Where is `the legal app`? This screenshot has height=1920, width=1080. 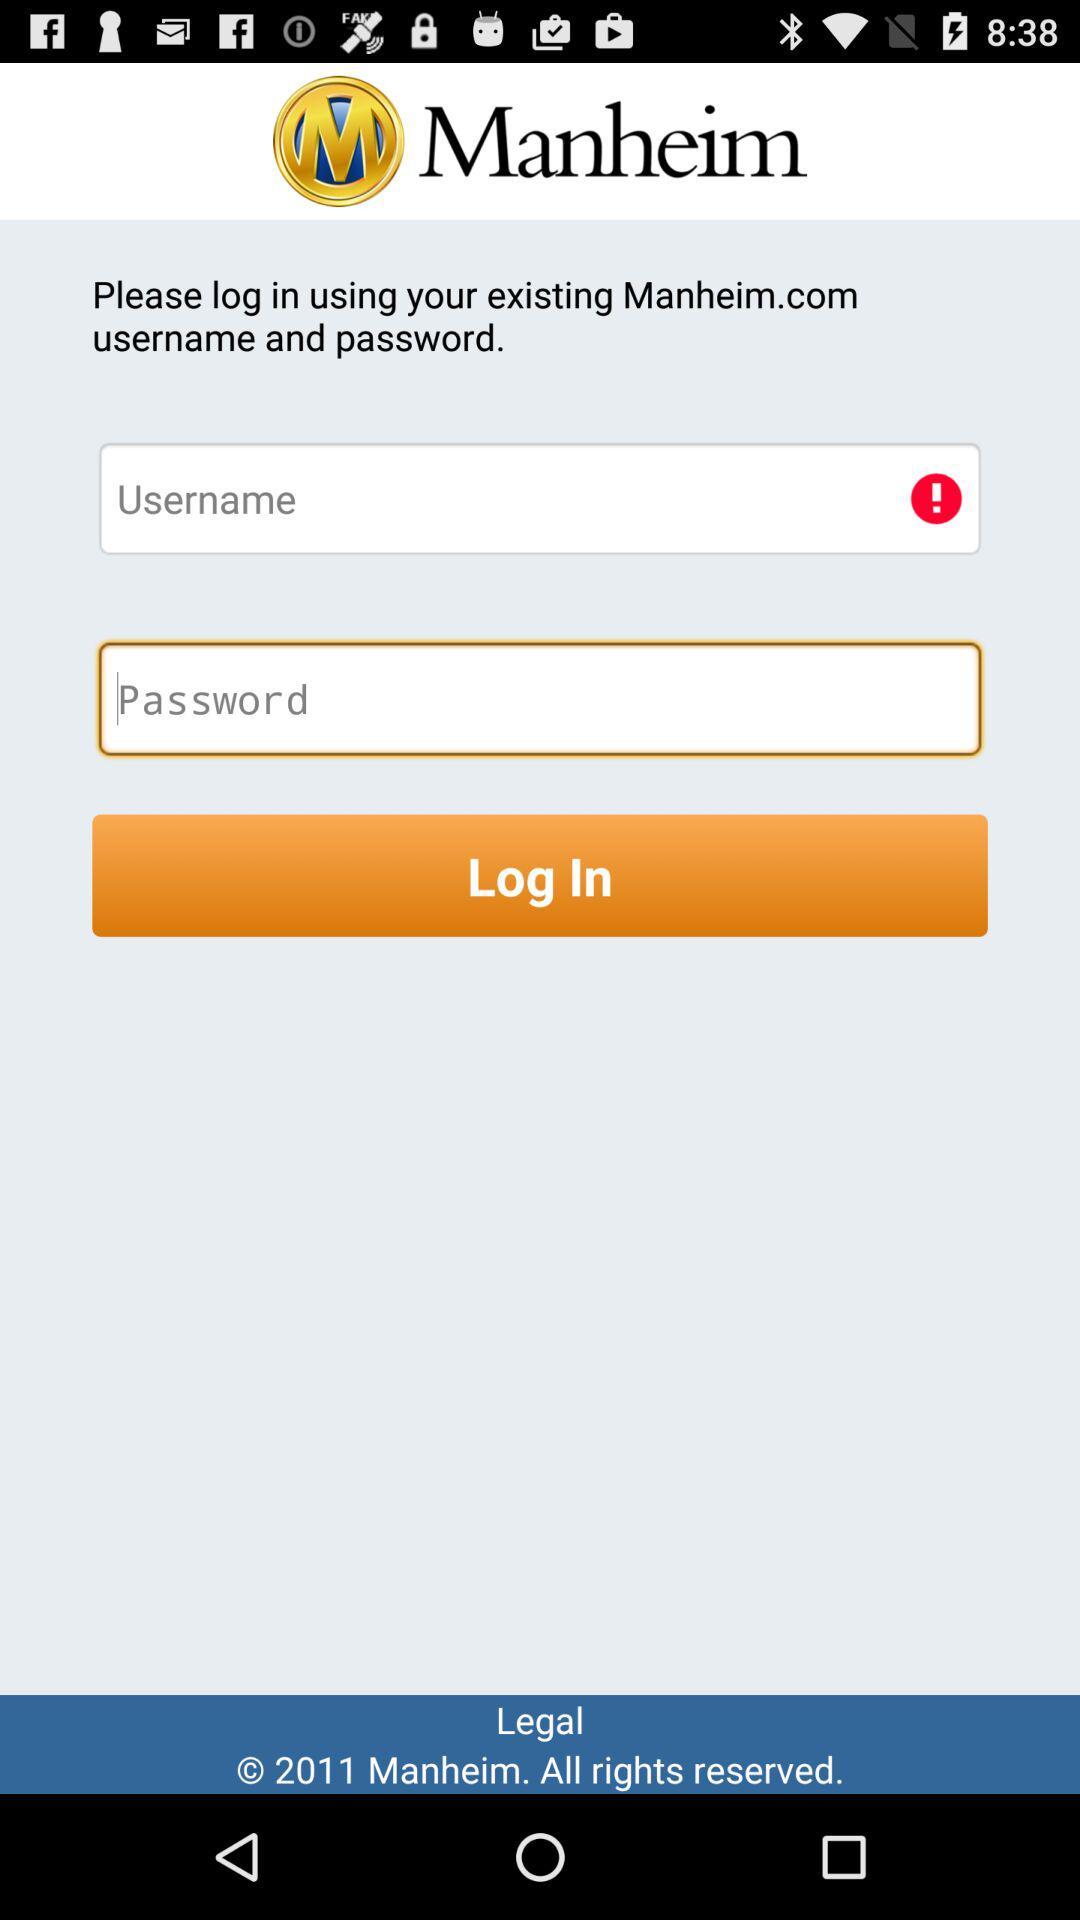 the legal app is located at coordinates (540, 1718).